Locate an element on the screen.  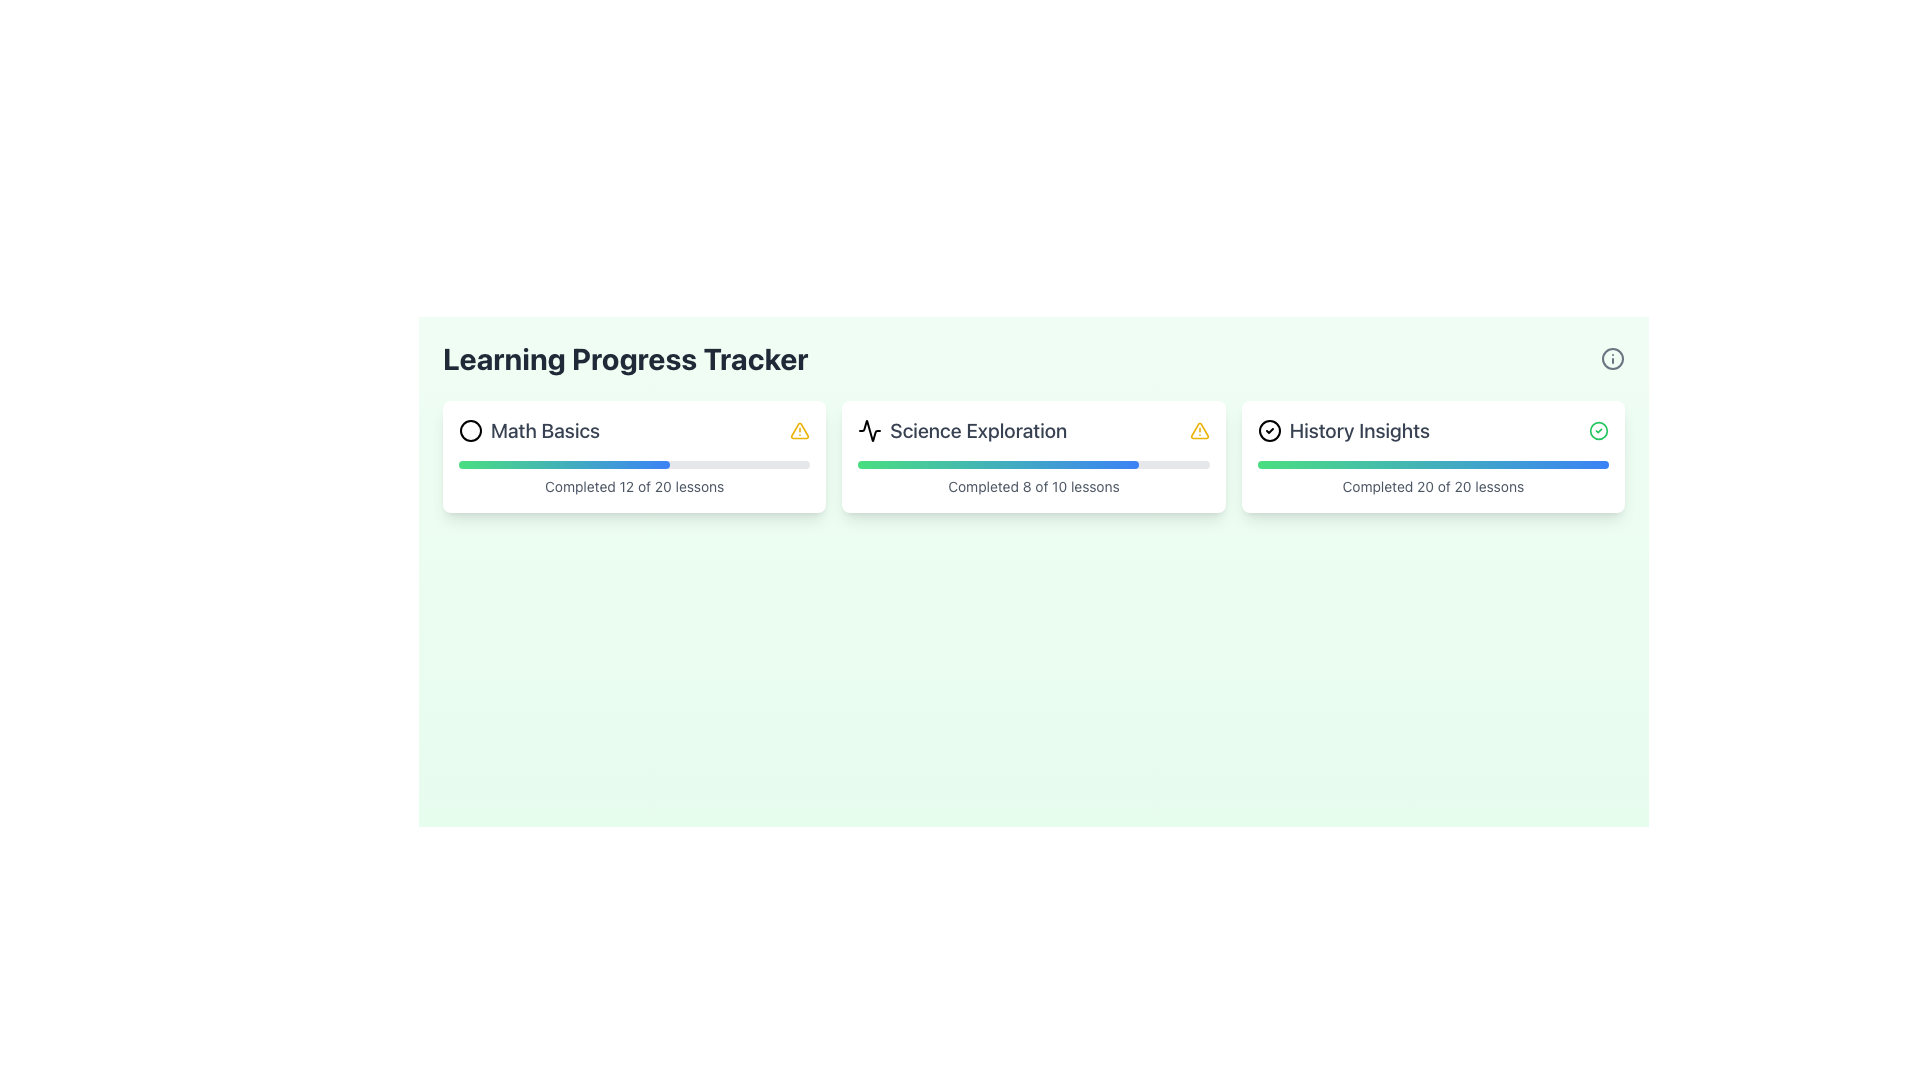
the SVG Circle that indicates a completed status, located beside the 'History Insights' label is located at coordinates (1268, 430).